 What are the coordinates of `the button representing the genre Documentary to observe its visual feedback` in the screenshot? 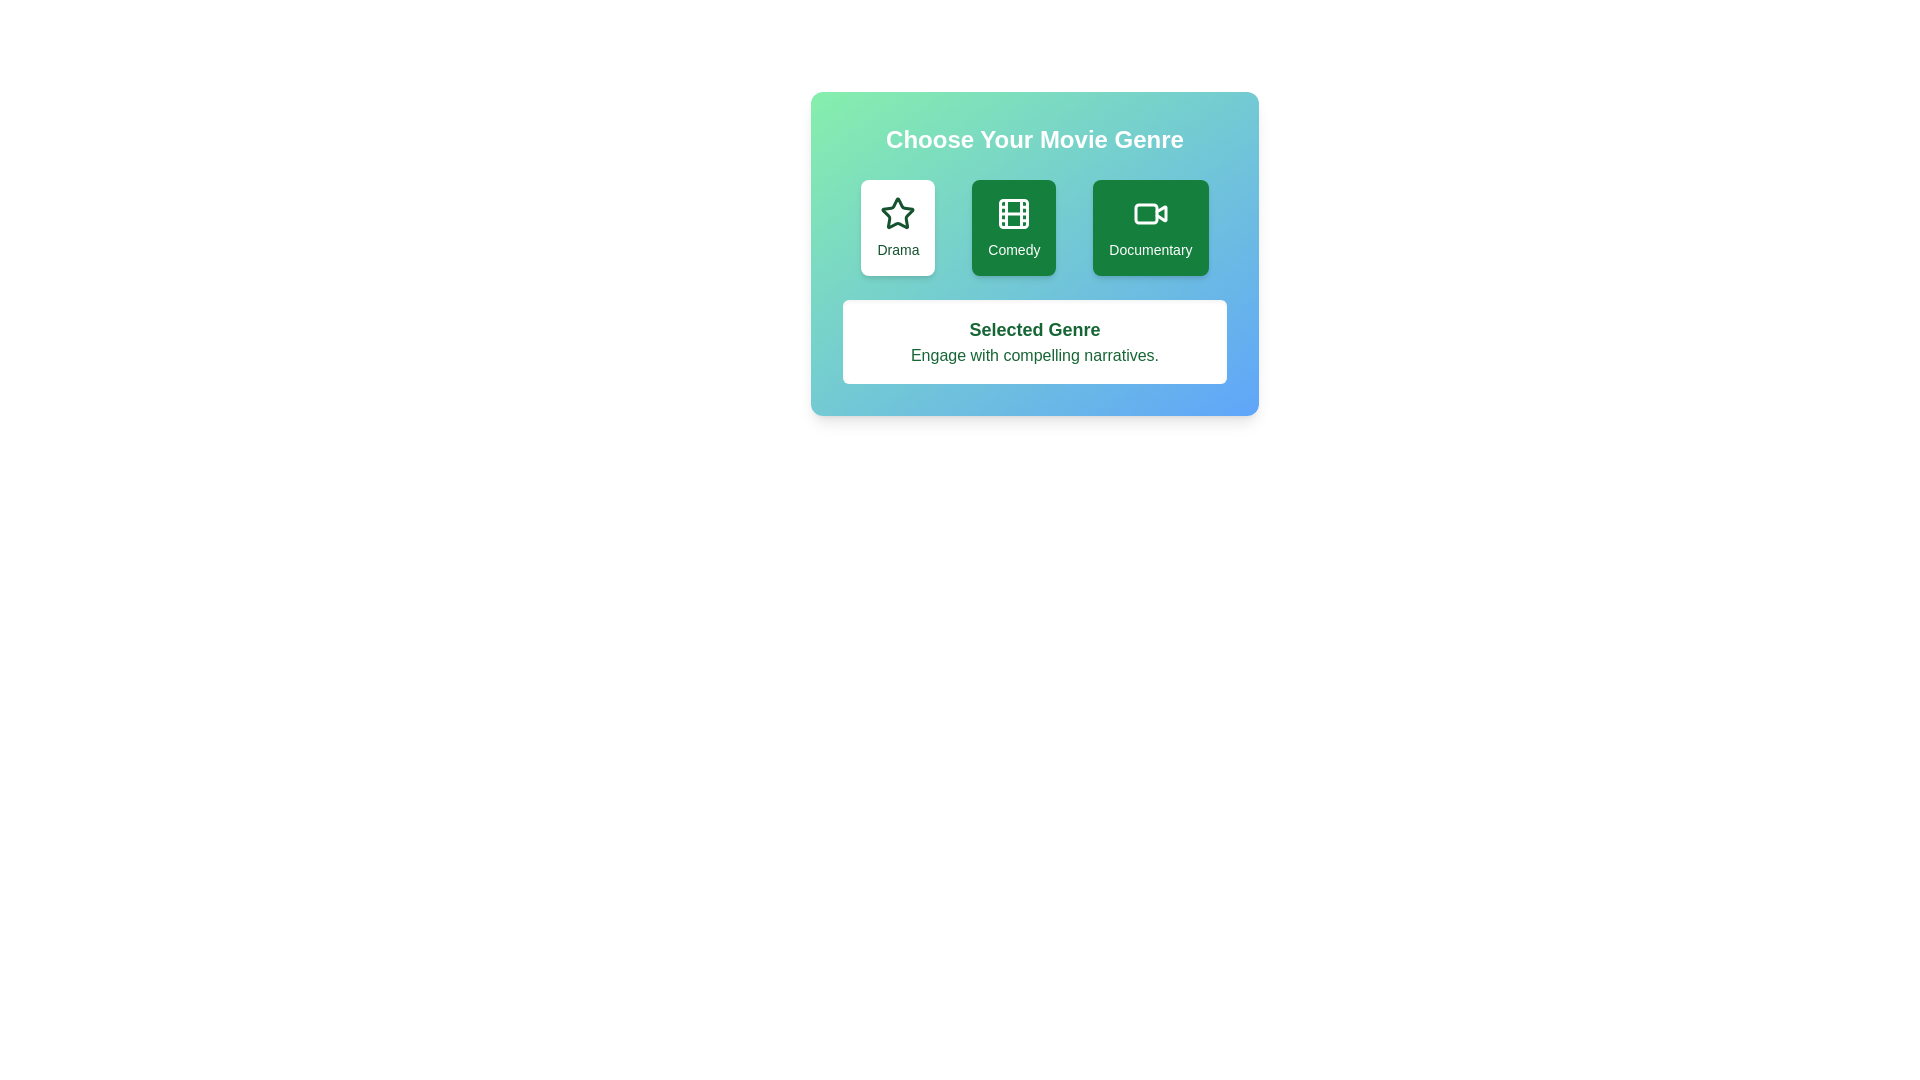 It's located at (1150, 226).